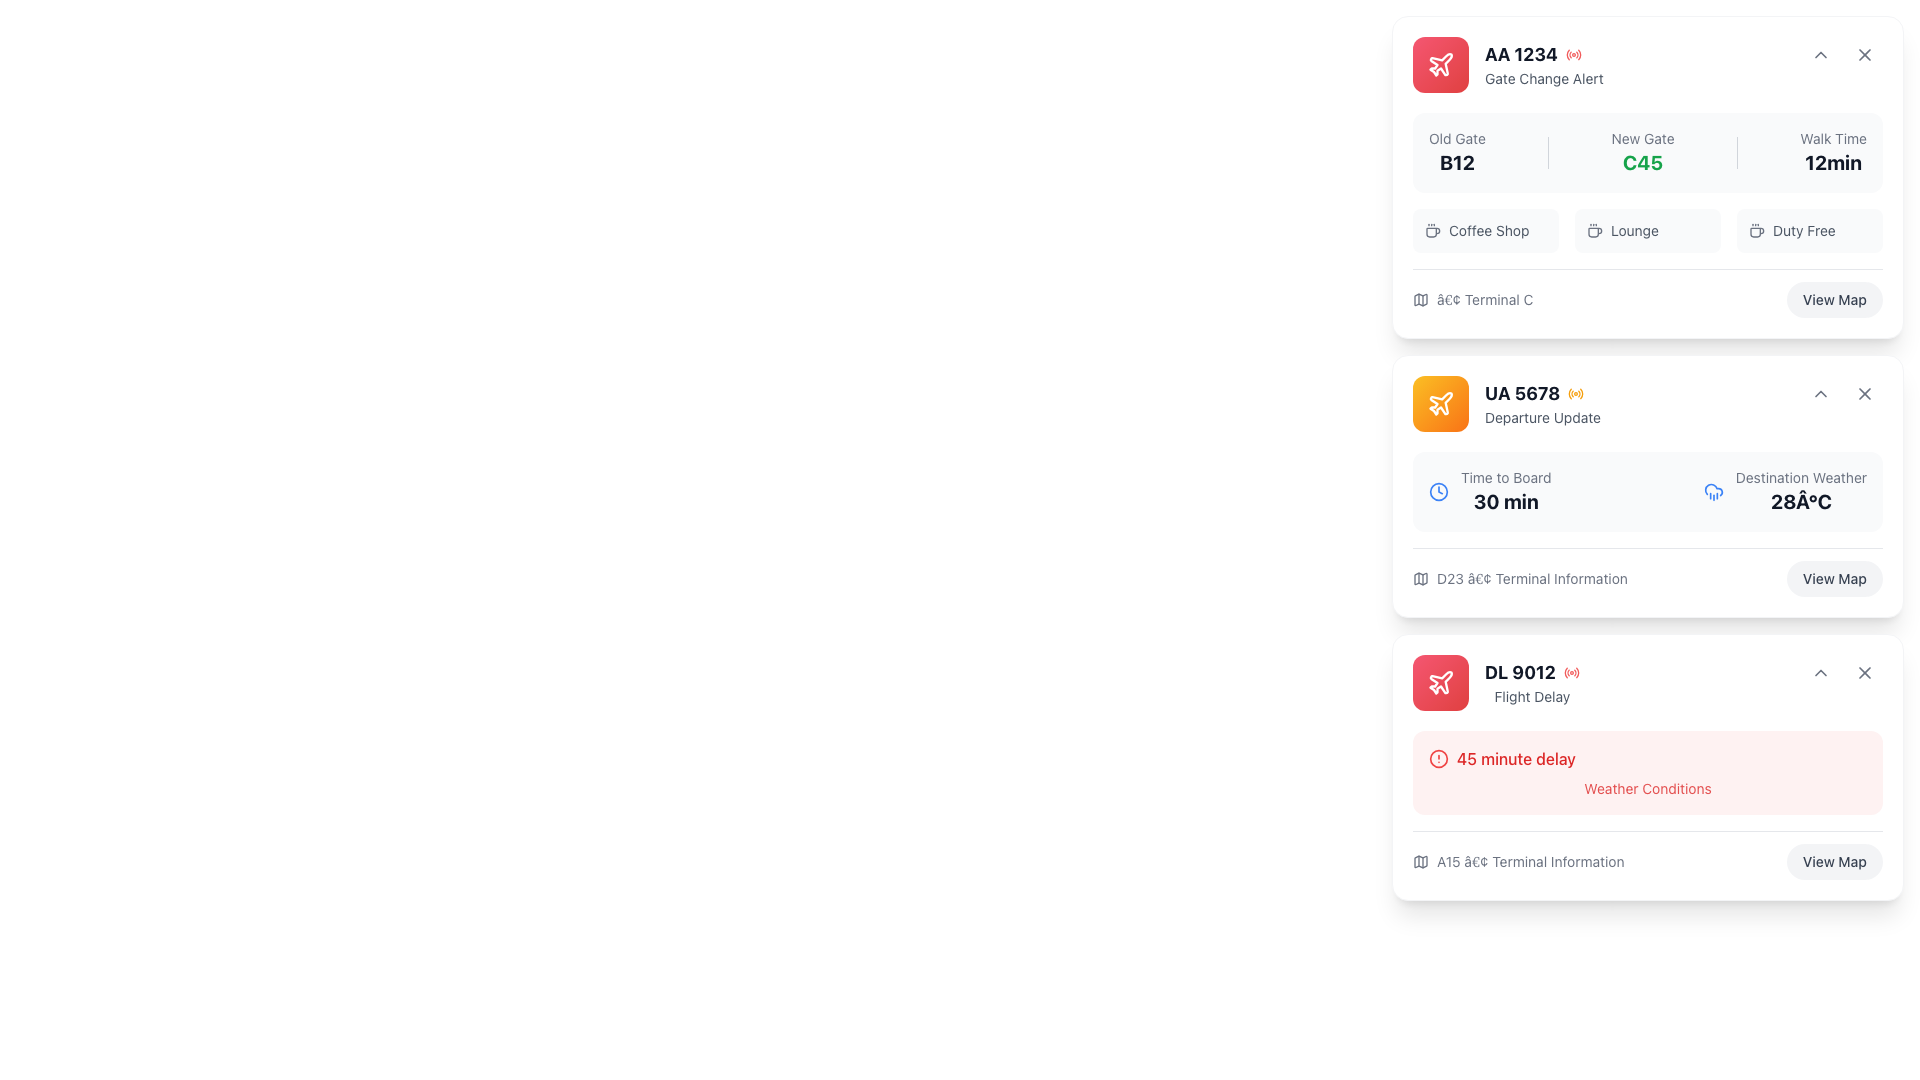 The width and height of the screenshot is (1920, 1080). Describe the element at coordinates (1647, 486) in the screenshot. I see `displayed information in the central informational block of the card labeled 'UA 5678', which includes the time remaining to board and the destination weather` at that location.